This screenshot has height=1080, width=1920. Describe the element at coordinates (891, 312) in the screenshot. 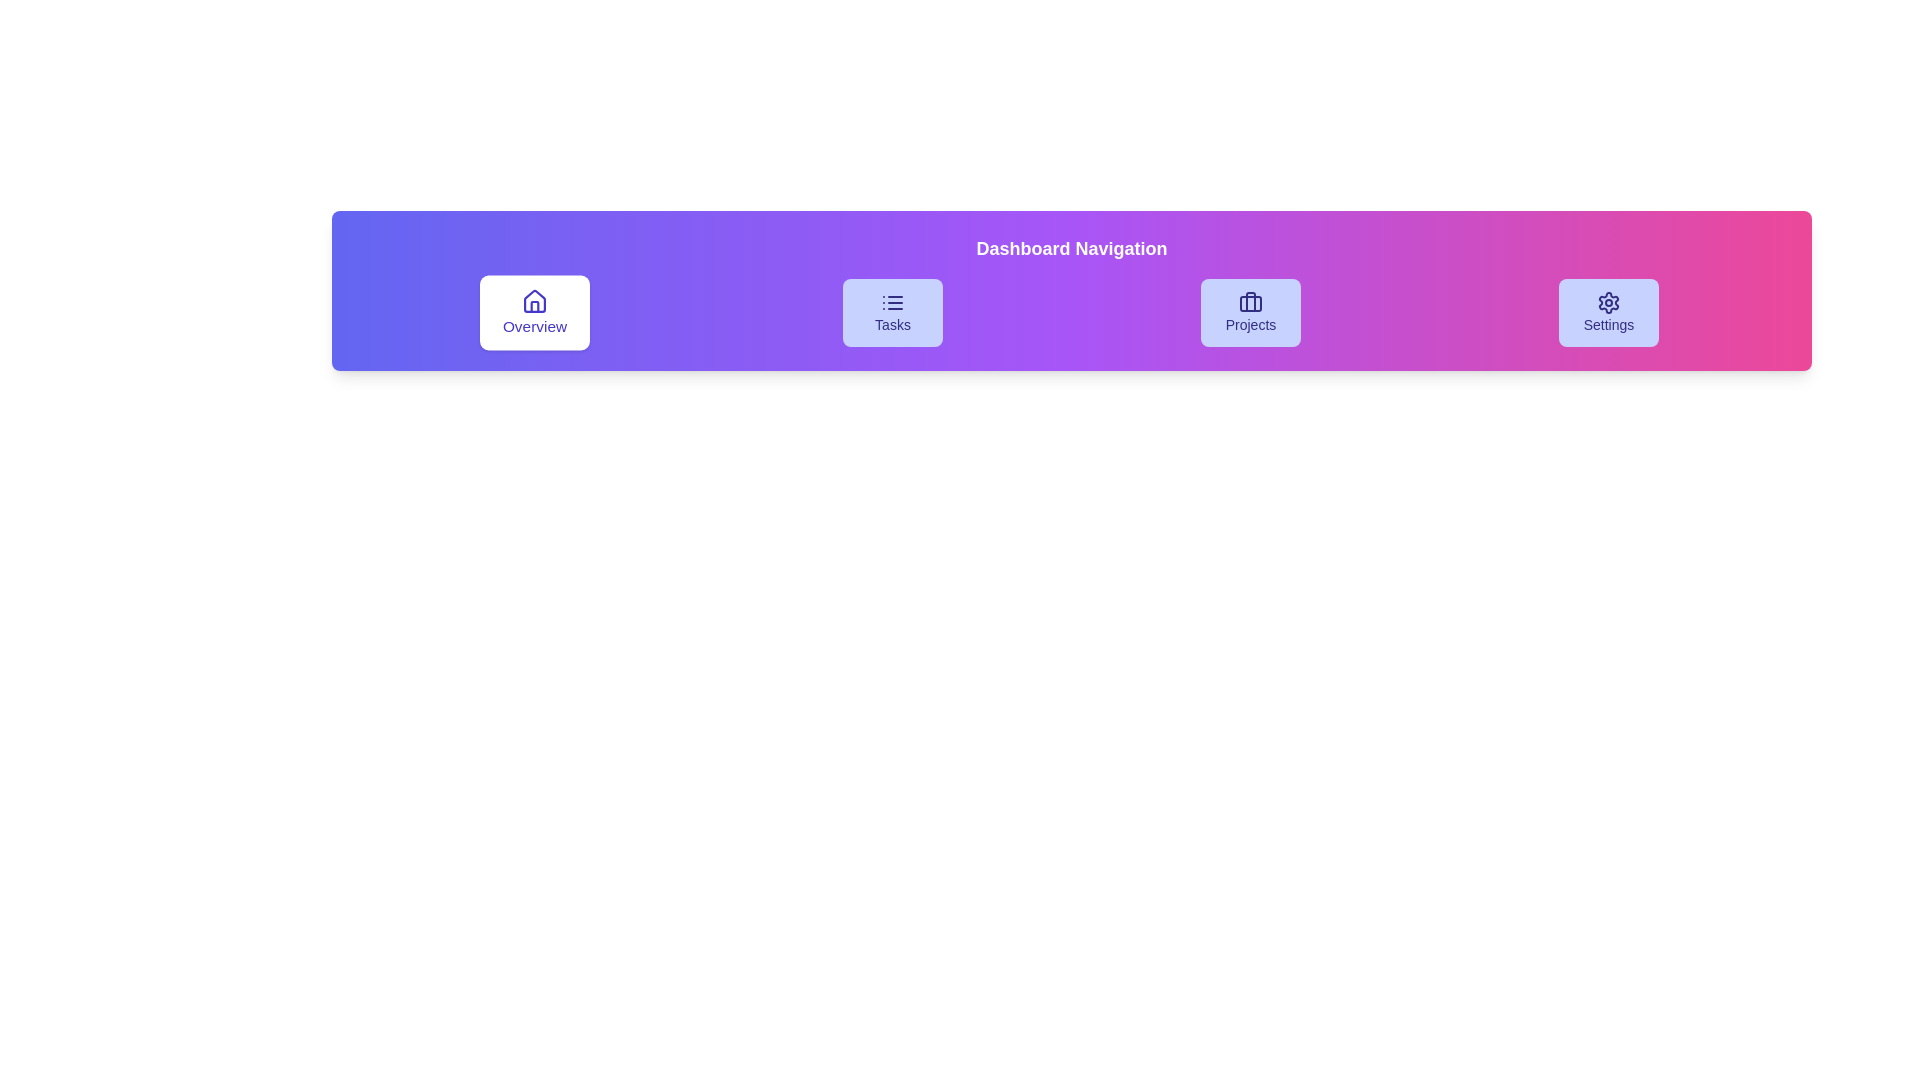

I see `the Tasks button to navigate to the corresponding section` at that location.